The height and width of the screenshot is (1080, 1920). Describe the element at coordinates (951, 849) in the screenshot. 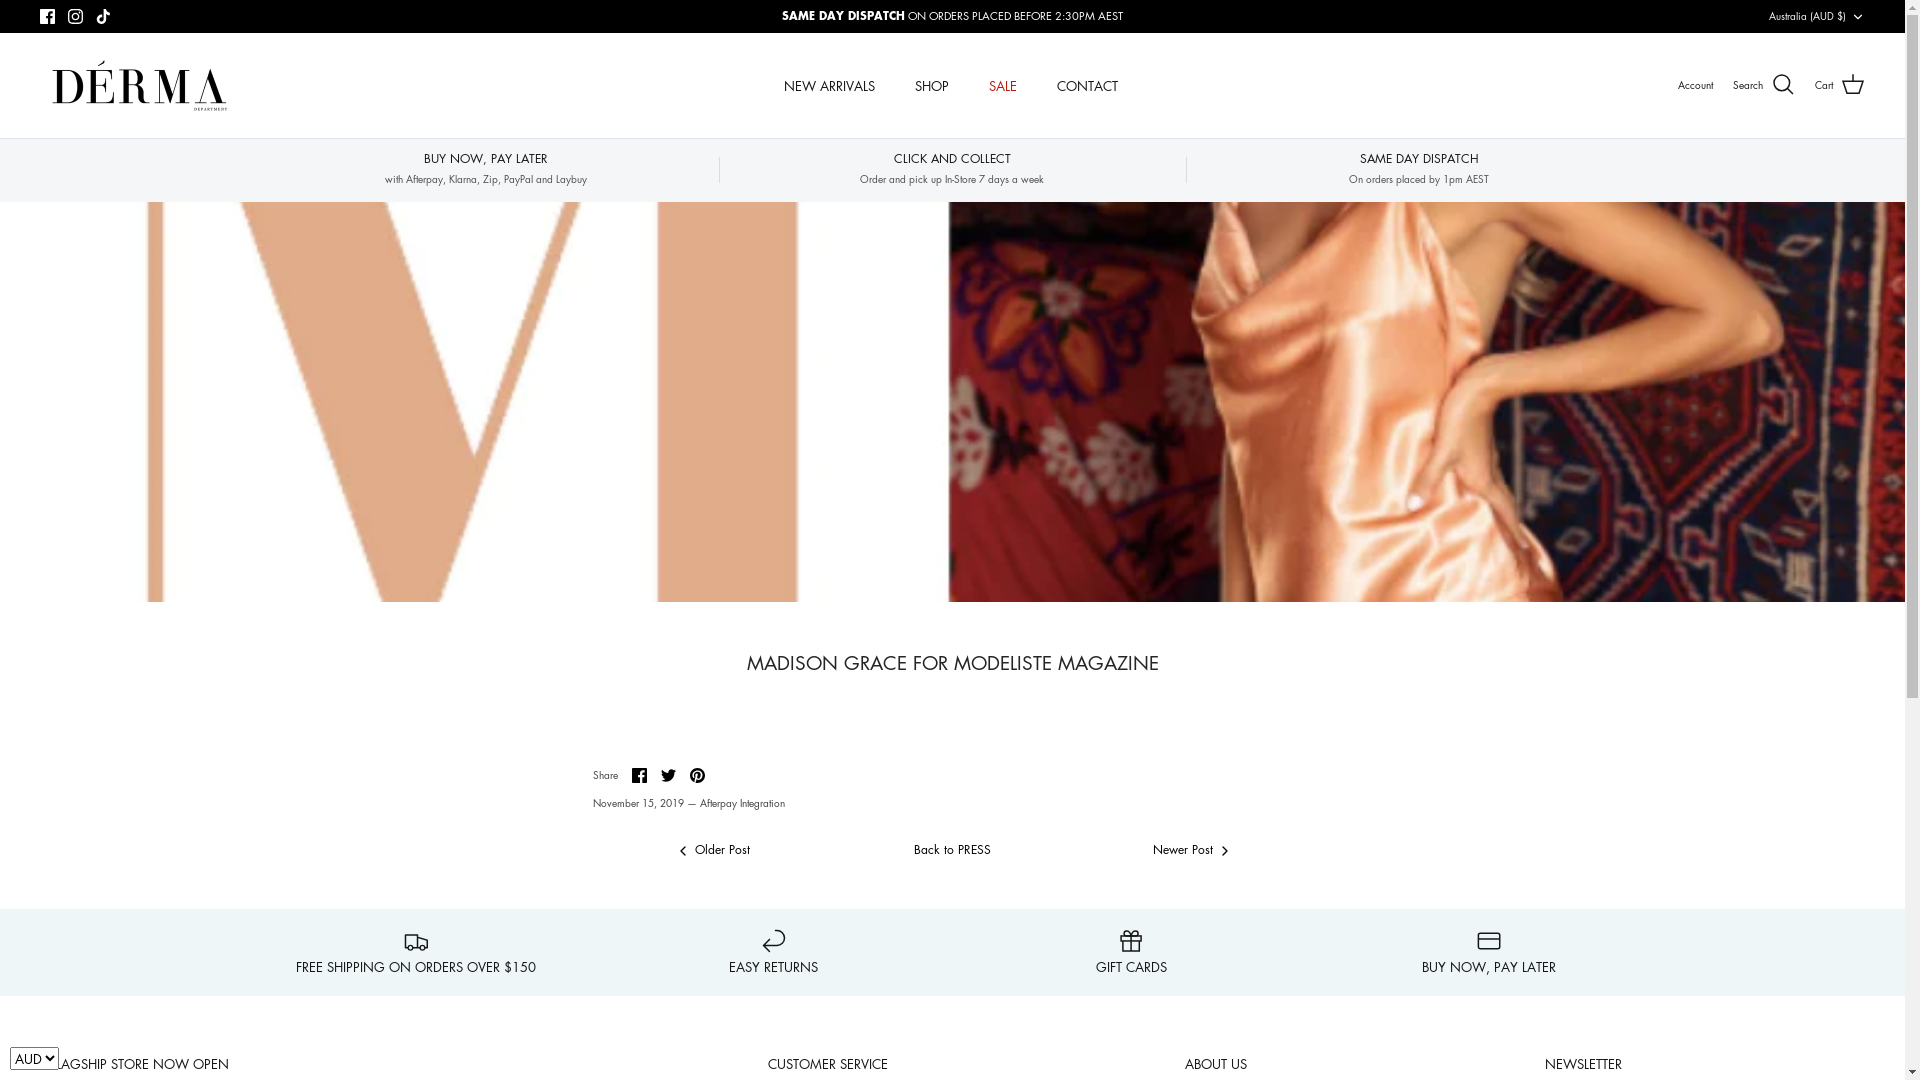

I see `'Back to PRESS'` at that location.